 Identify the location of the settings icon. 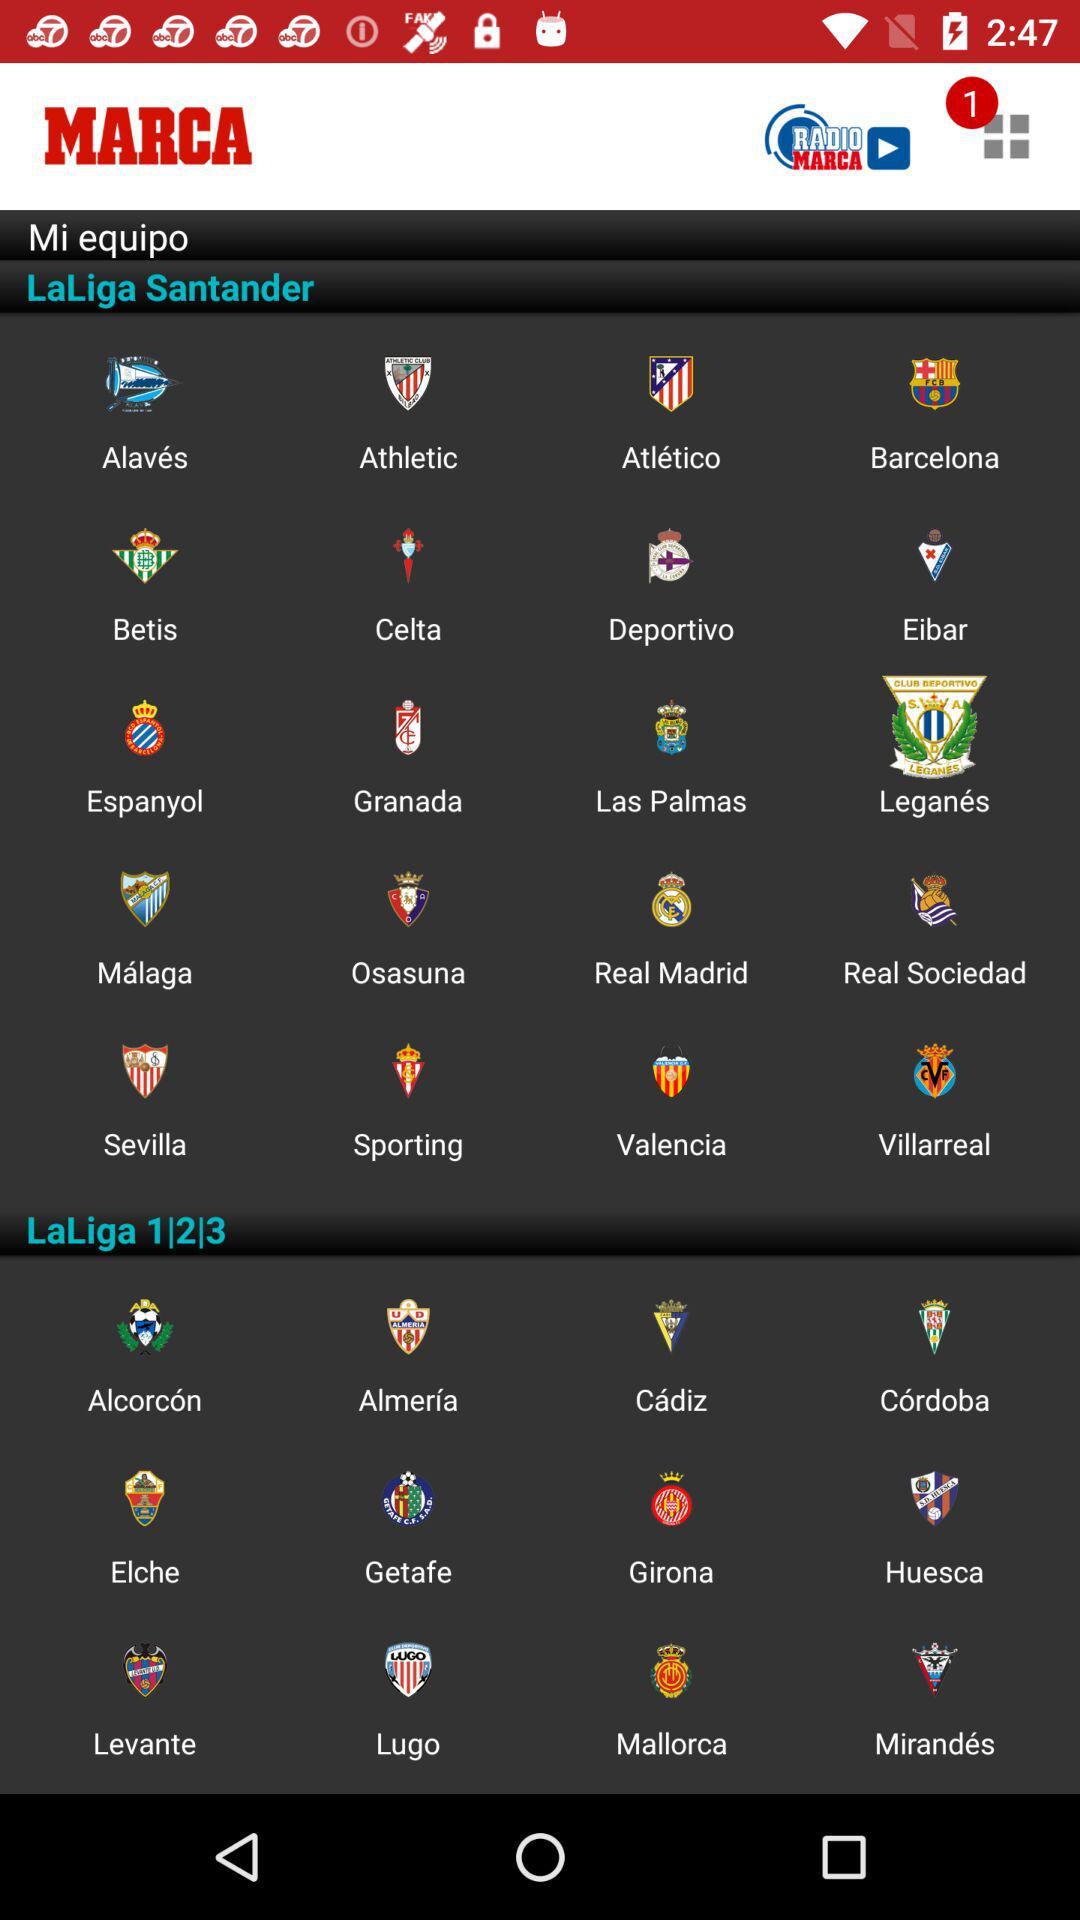
(407, 1326).